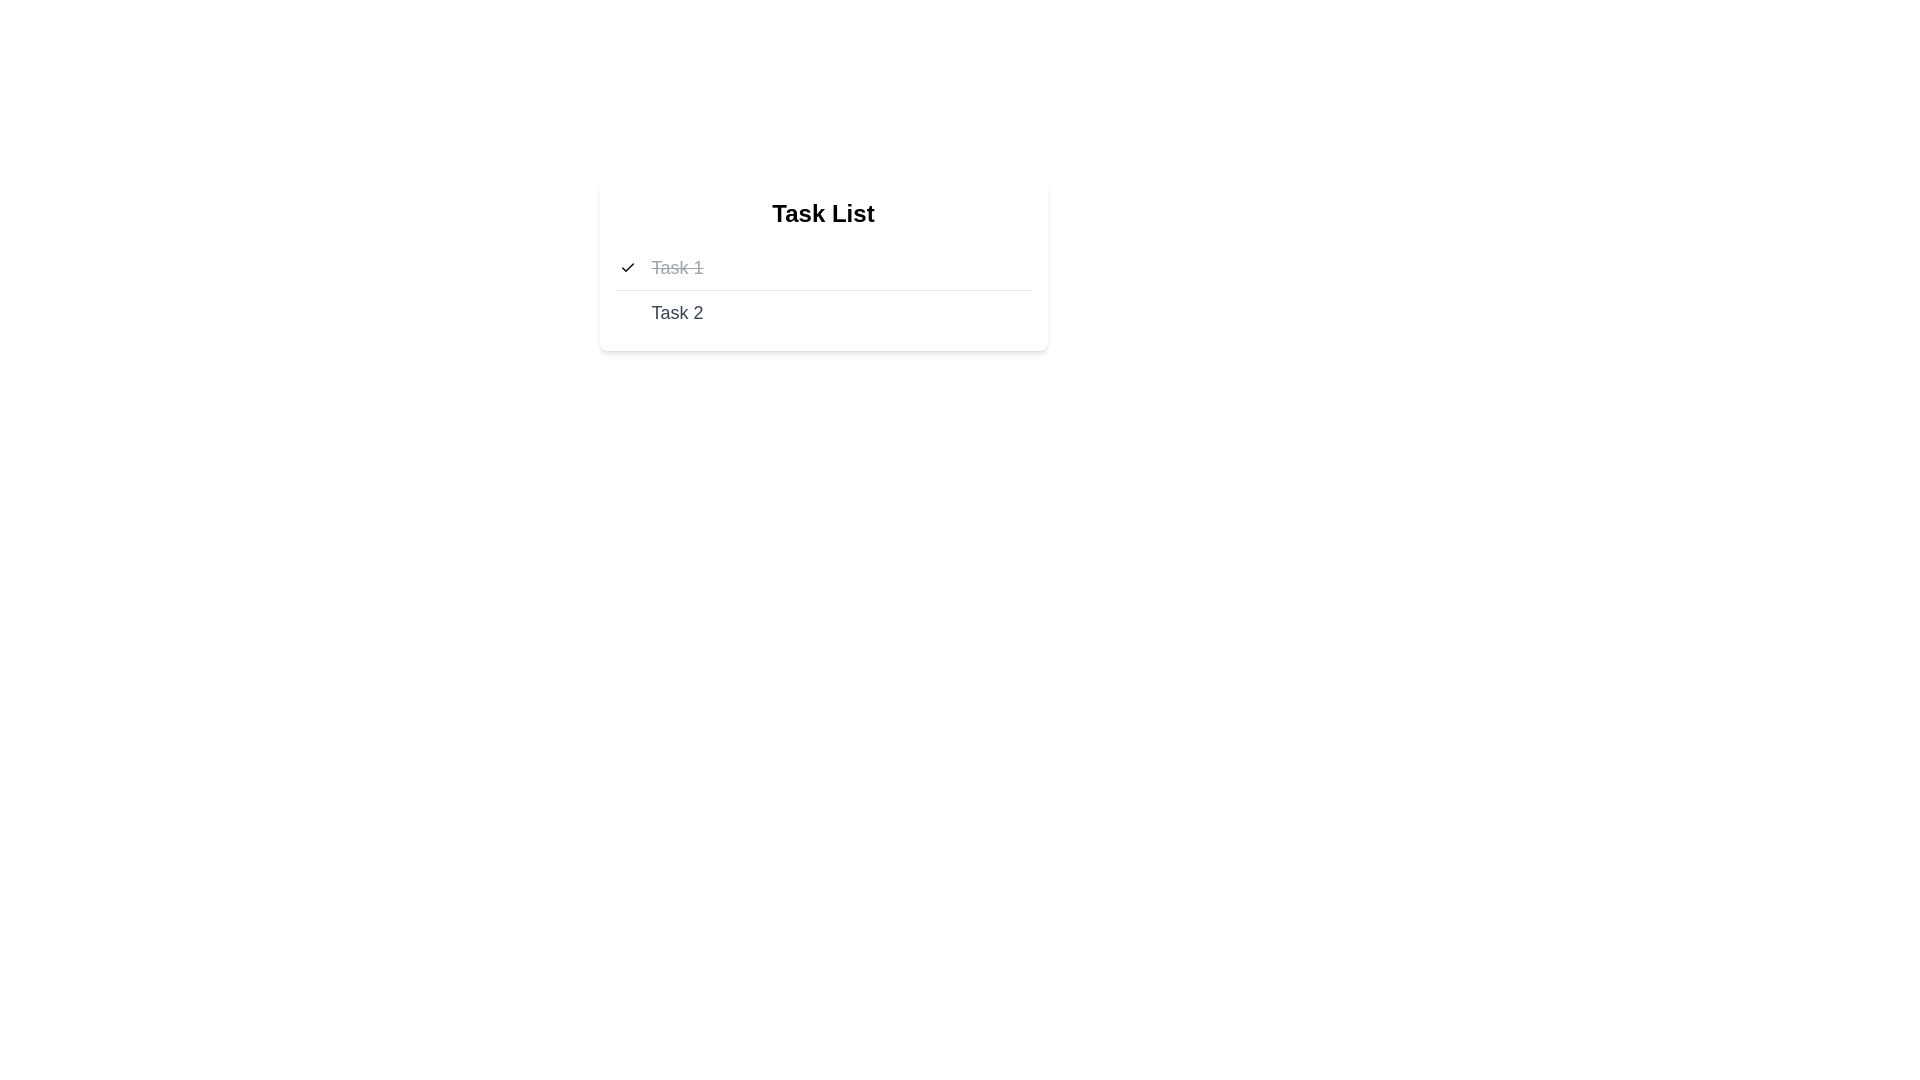  What do you see at coordinates (626, 266) in the screenshot?
I see `the task completion indicator icon located to the left of the 'Task 1' text in the task list` at bounding box center [626, 266].